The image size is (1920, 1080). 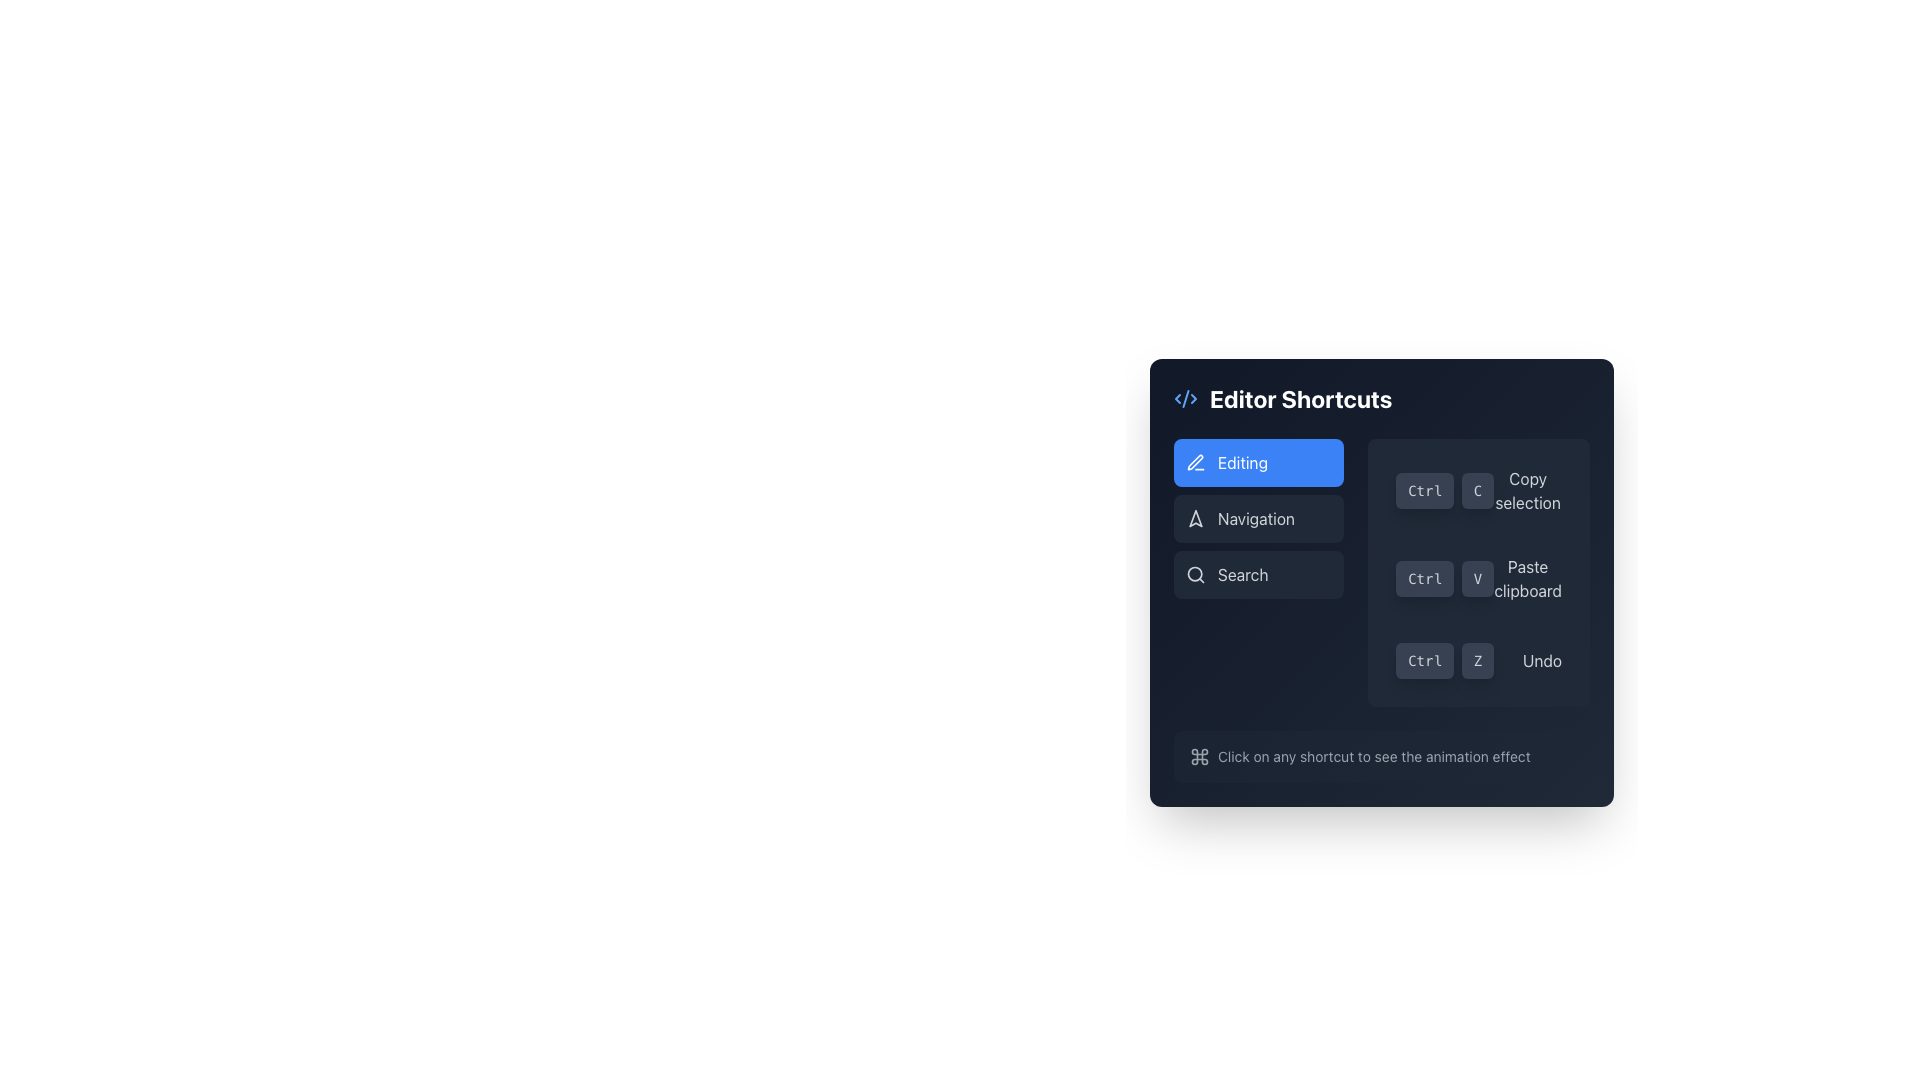 I want to click on the Keyboard shortcut representation for 'Copy selection' which consists of the 'Ctrl' and 'C' blocks with descriptive text, located in the upper portion of the 'Editing' section, so click(x=1478, y=490).